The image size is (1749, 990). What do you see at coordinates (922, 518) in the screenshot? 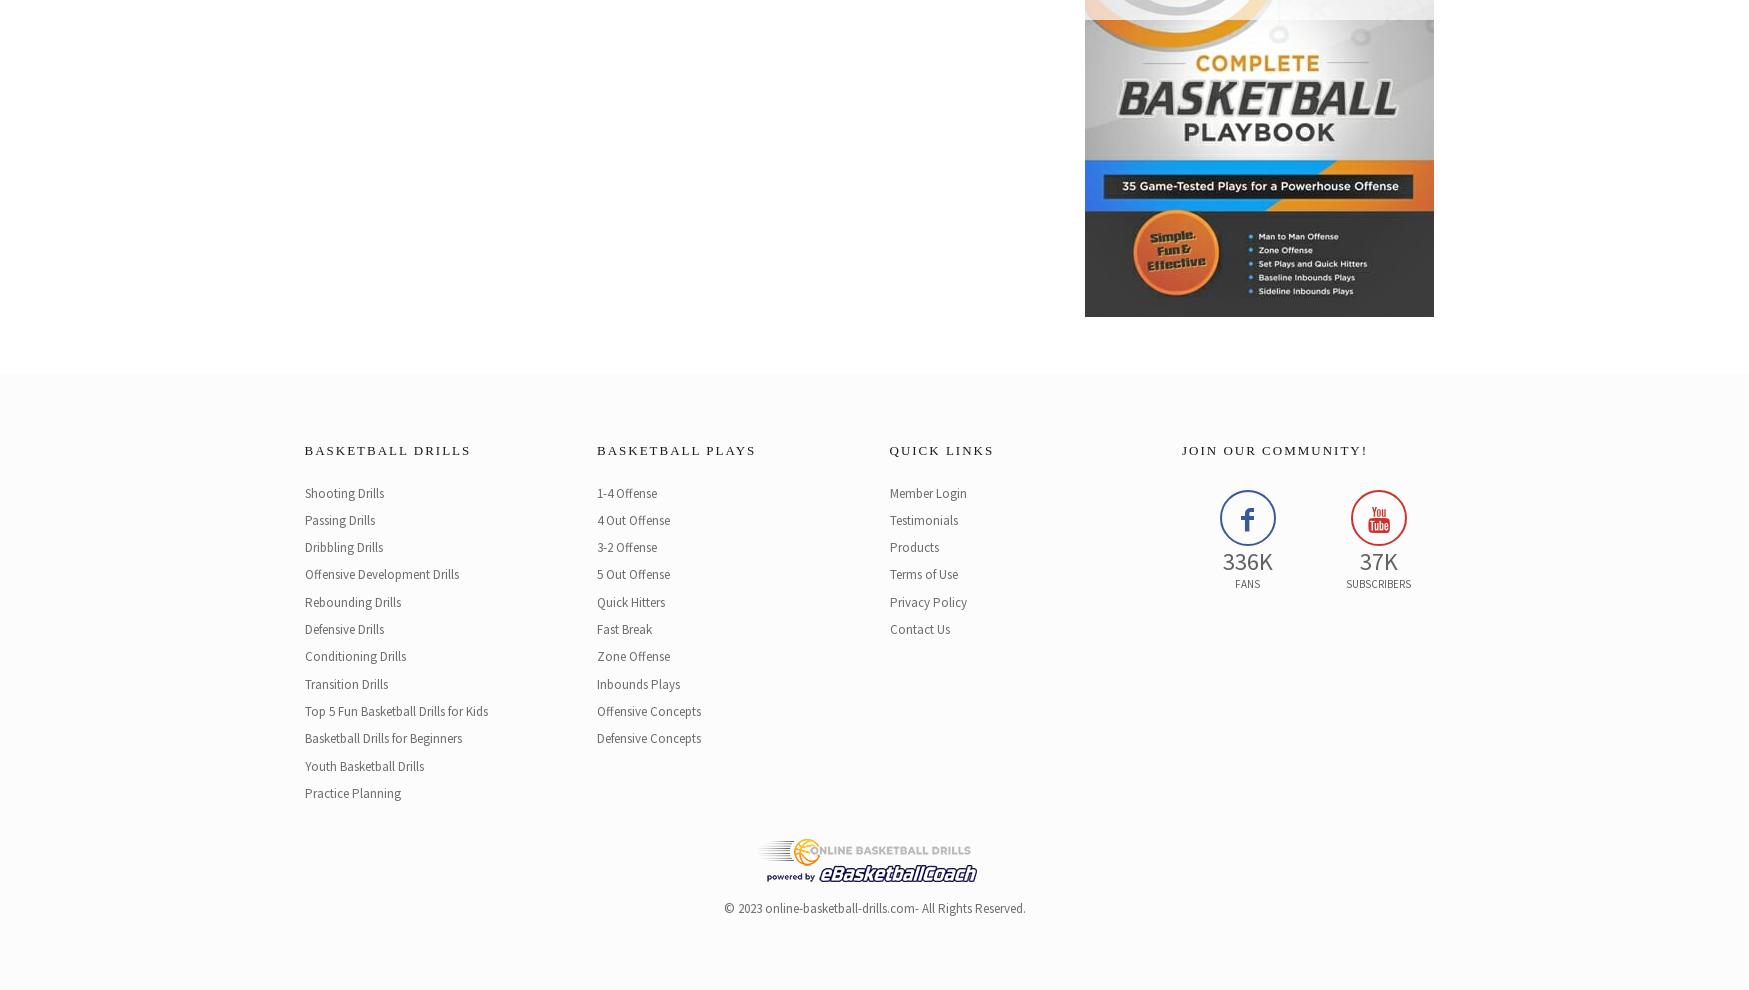
I see `'Testimonials'` at bounding box center [922, 518].